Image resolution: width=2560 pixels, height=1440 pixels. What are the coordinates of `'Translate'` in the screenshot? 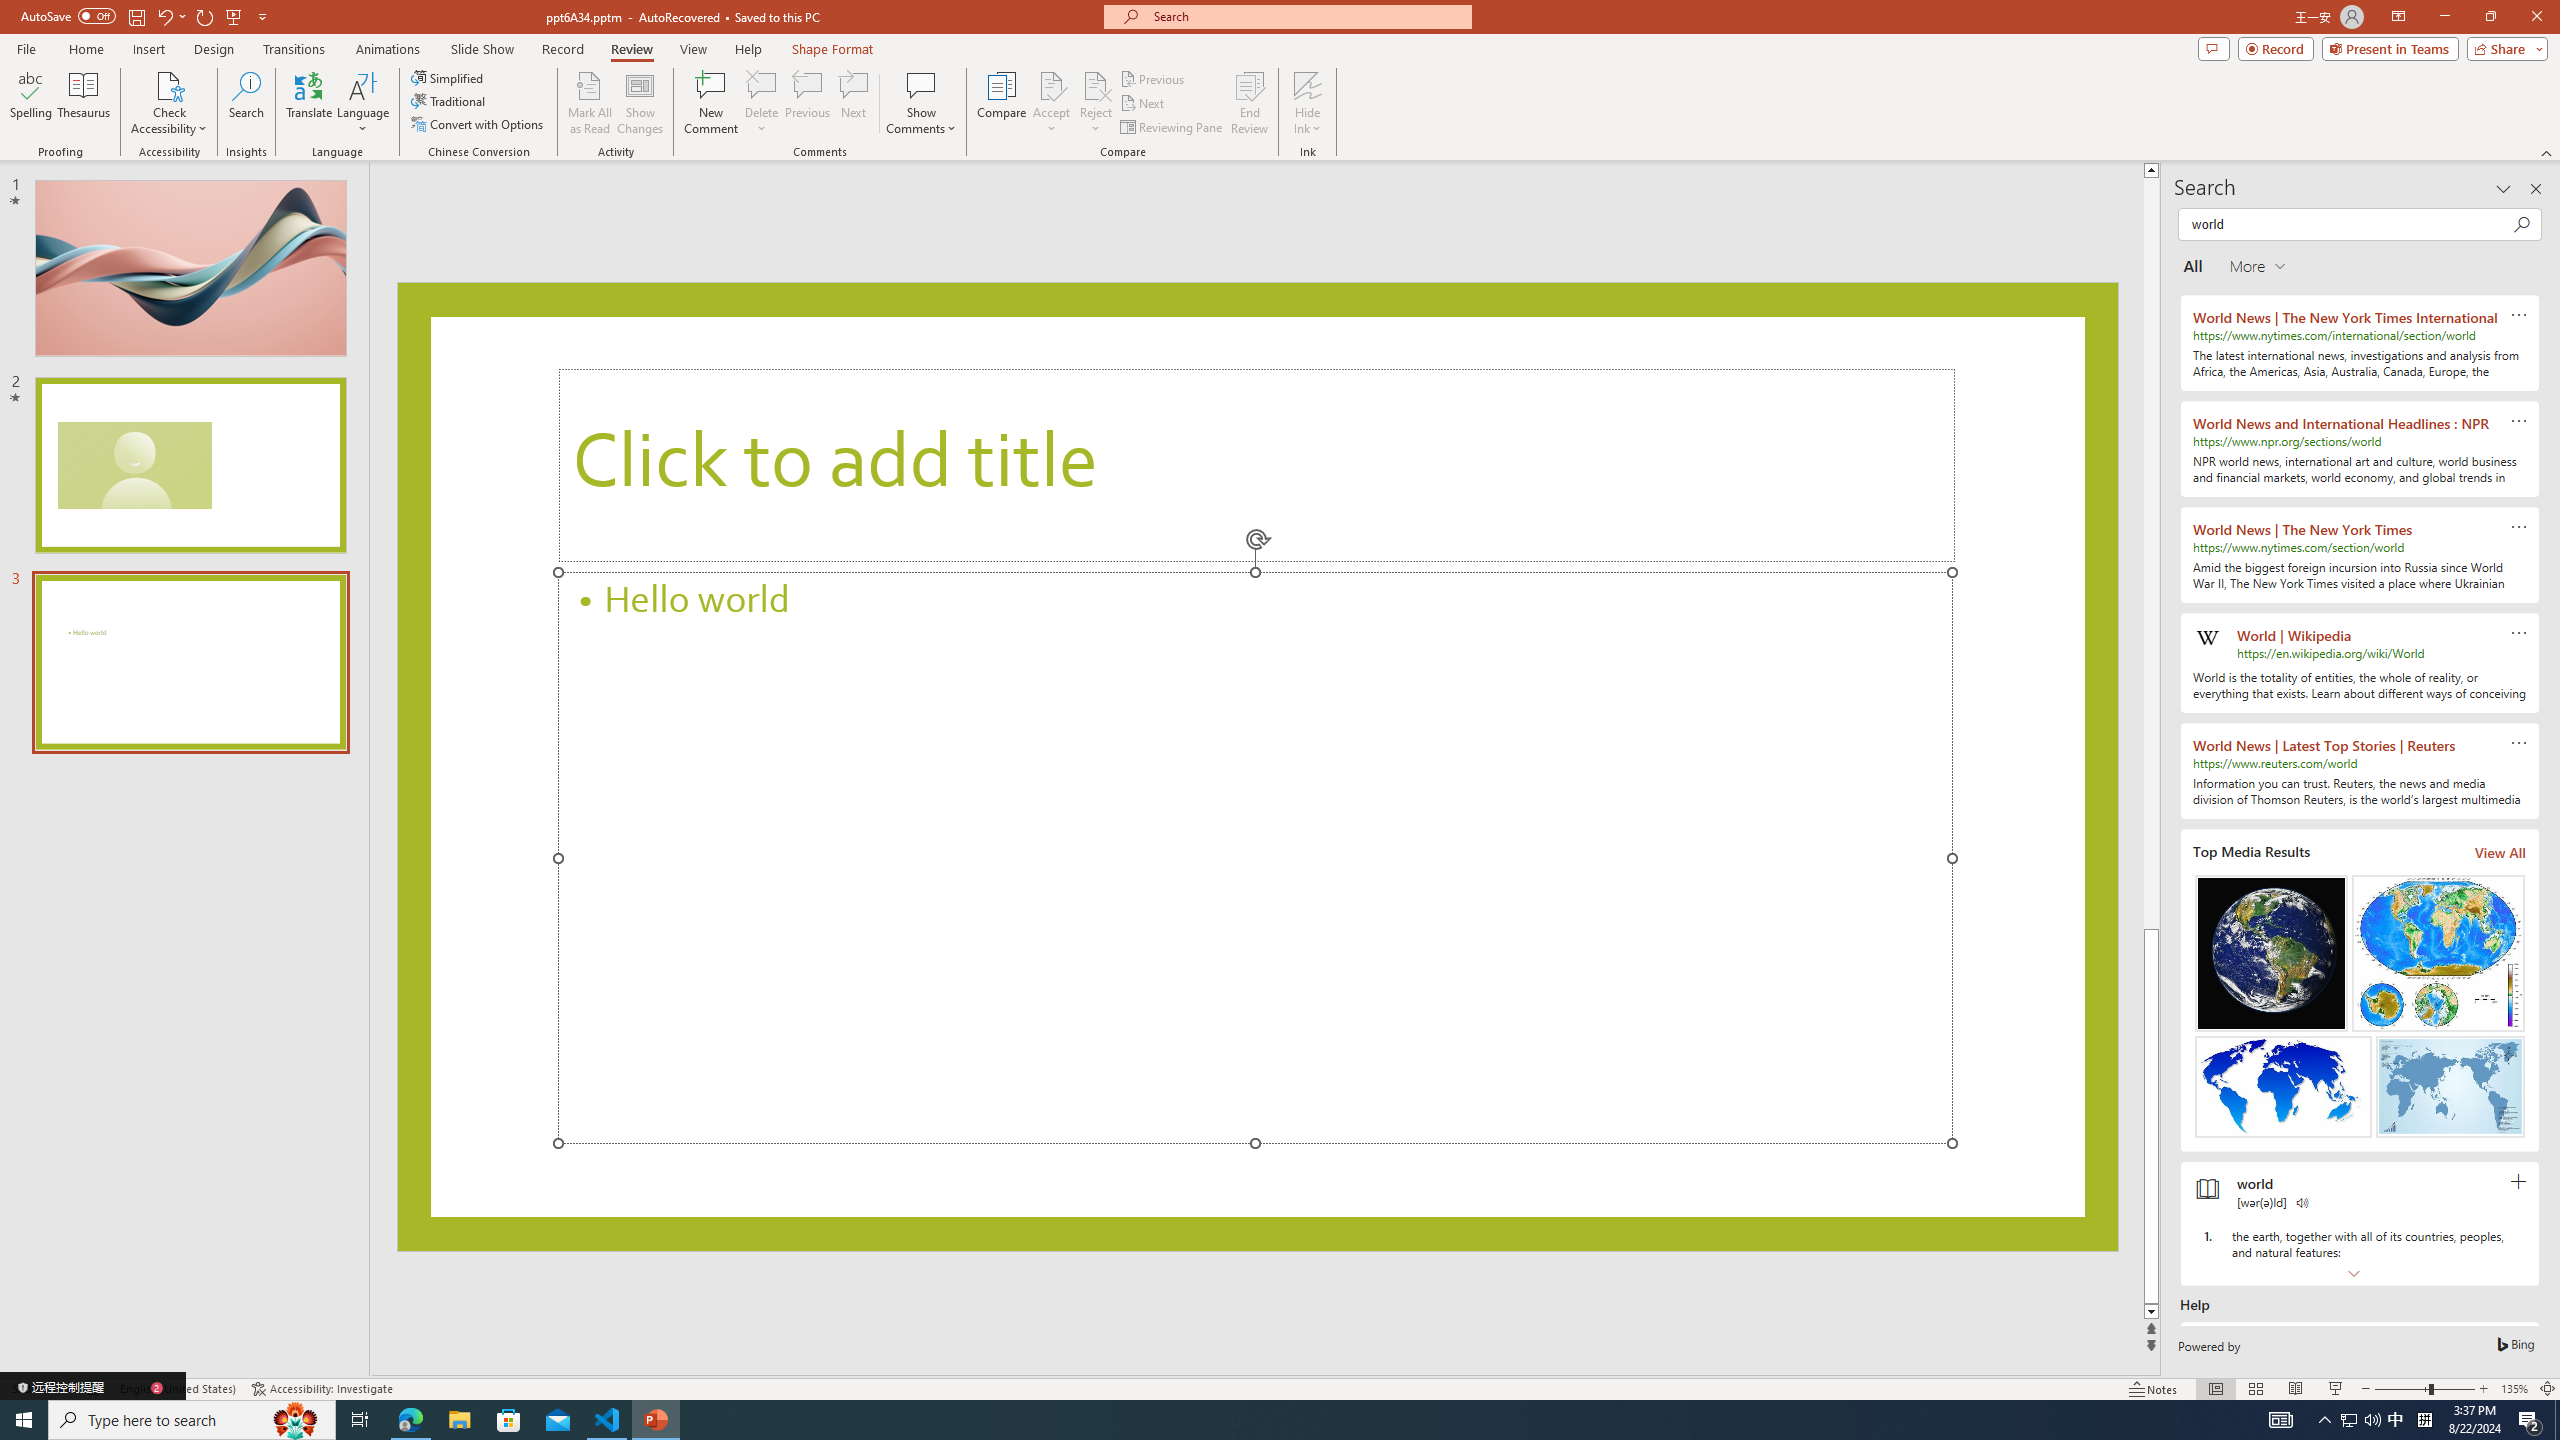 It's located at (309, 103).